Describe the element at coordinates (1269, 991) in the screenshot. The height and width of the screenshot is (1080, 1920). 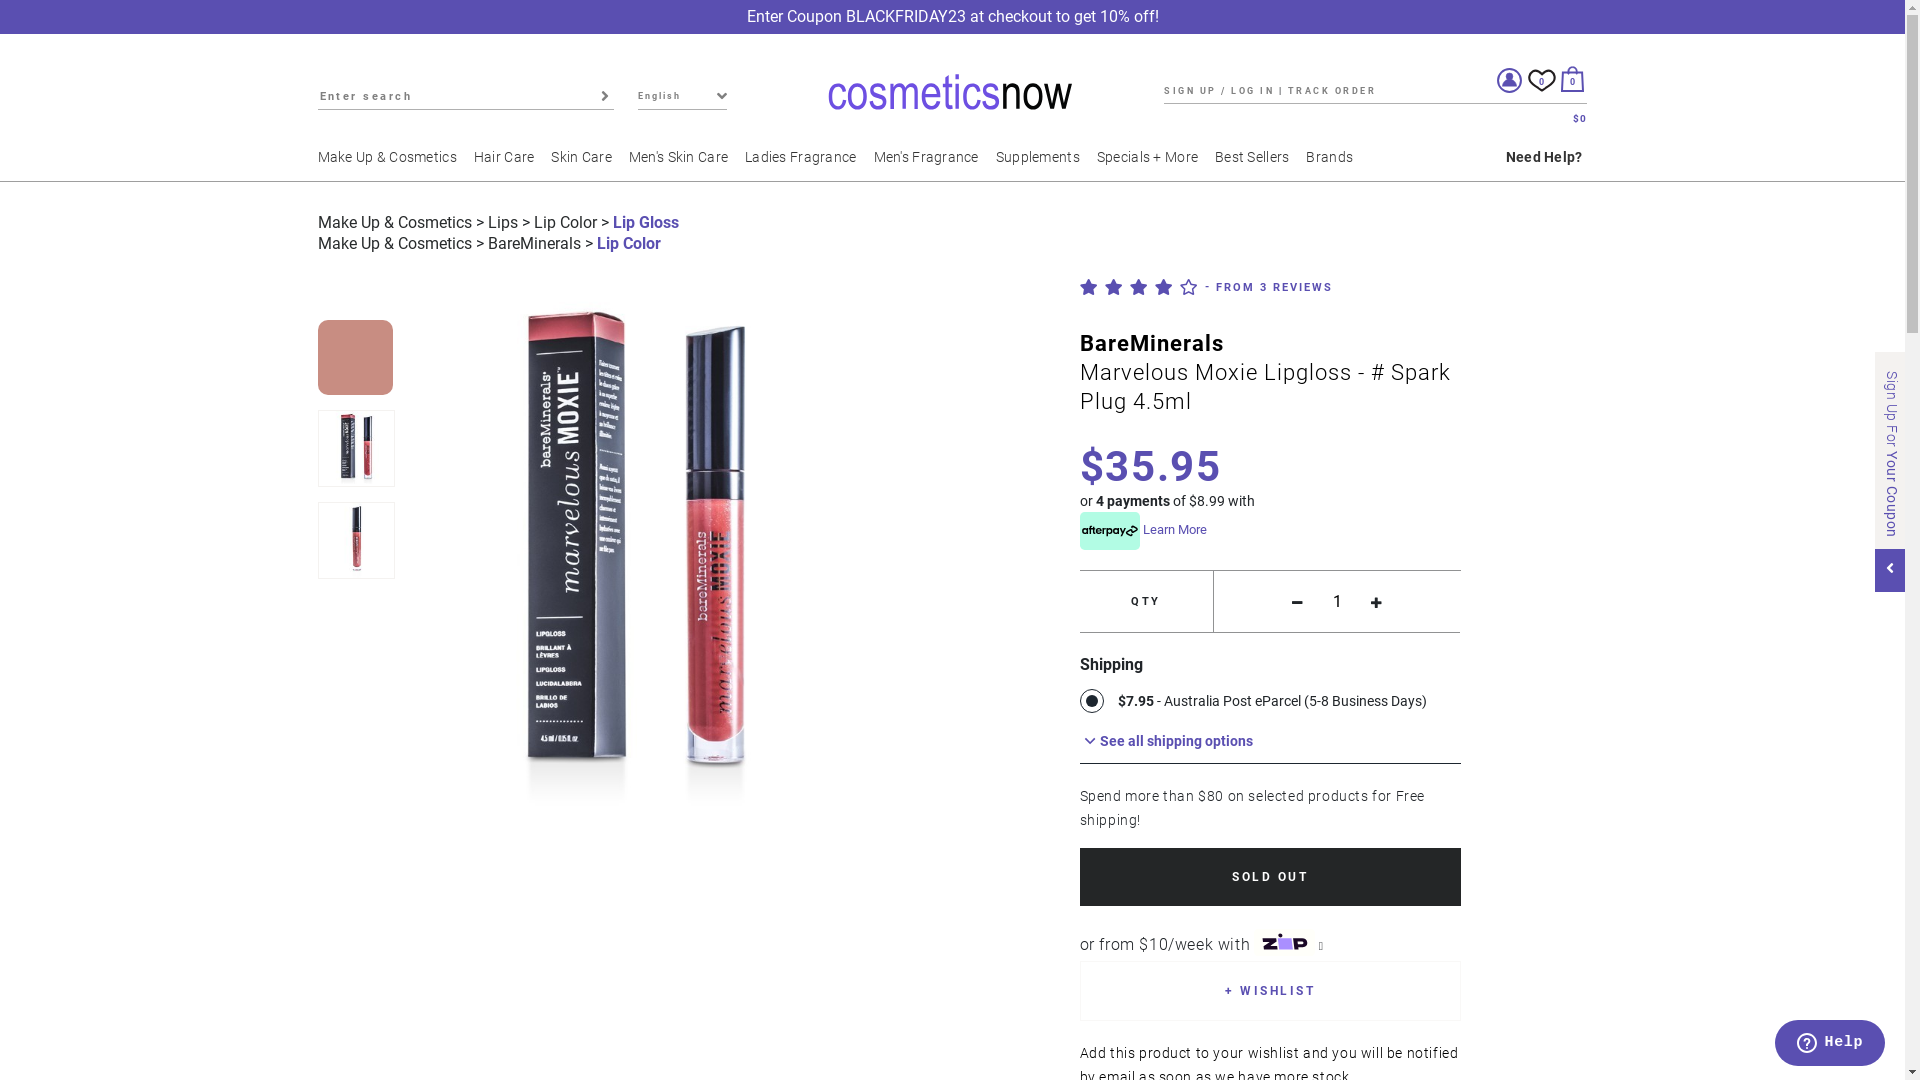
I see `'+ WISHLIST'` at that location.